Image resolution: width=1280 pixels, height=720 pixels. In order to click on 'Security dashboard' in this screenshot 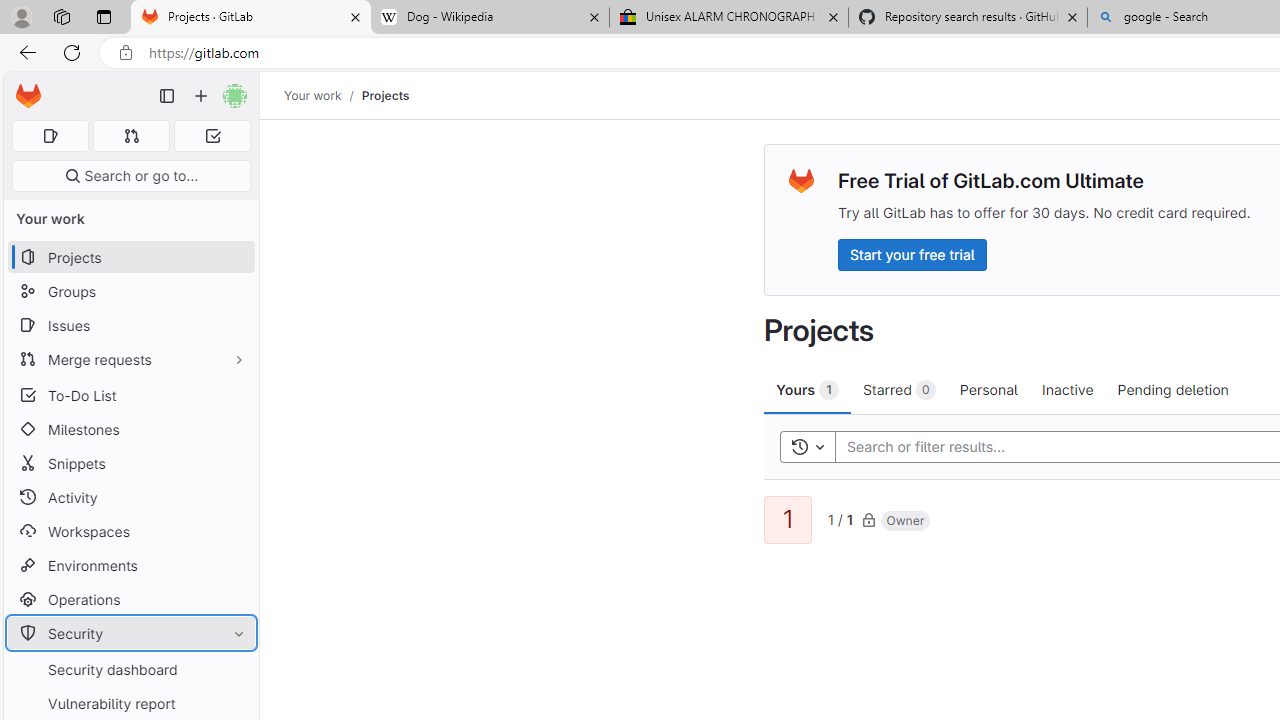, I will do `click(130, 669)`.